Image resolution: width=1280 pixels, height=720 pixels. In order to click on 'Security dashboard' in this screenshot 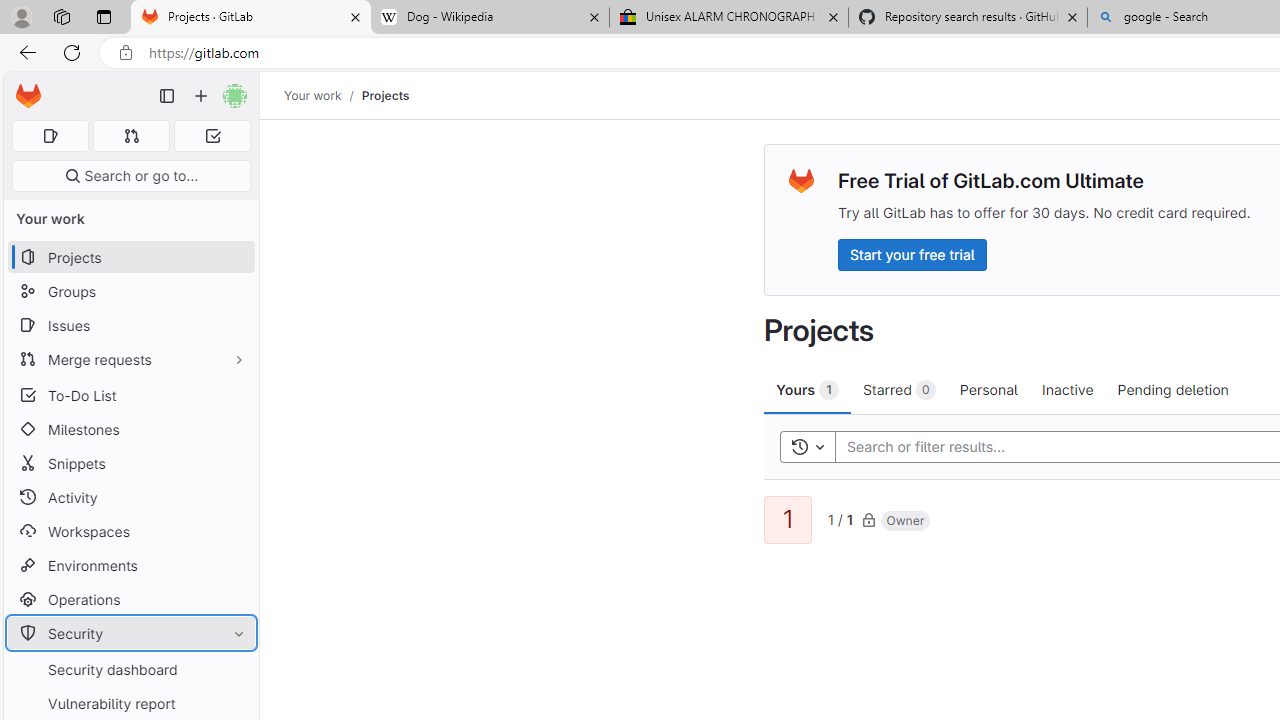, I will do `click(130, 669)`.